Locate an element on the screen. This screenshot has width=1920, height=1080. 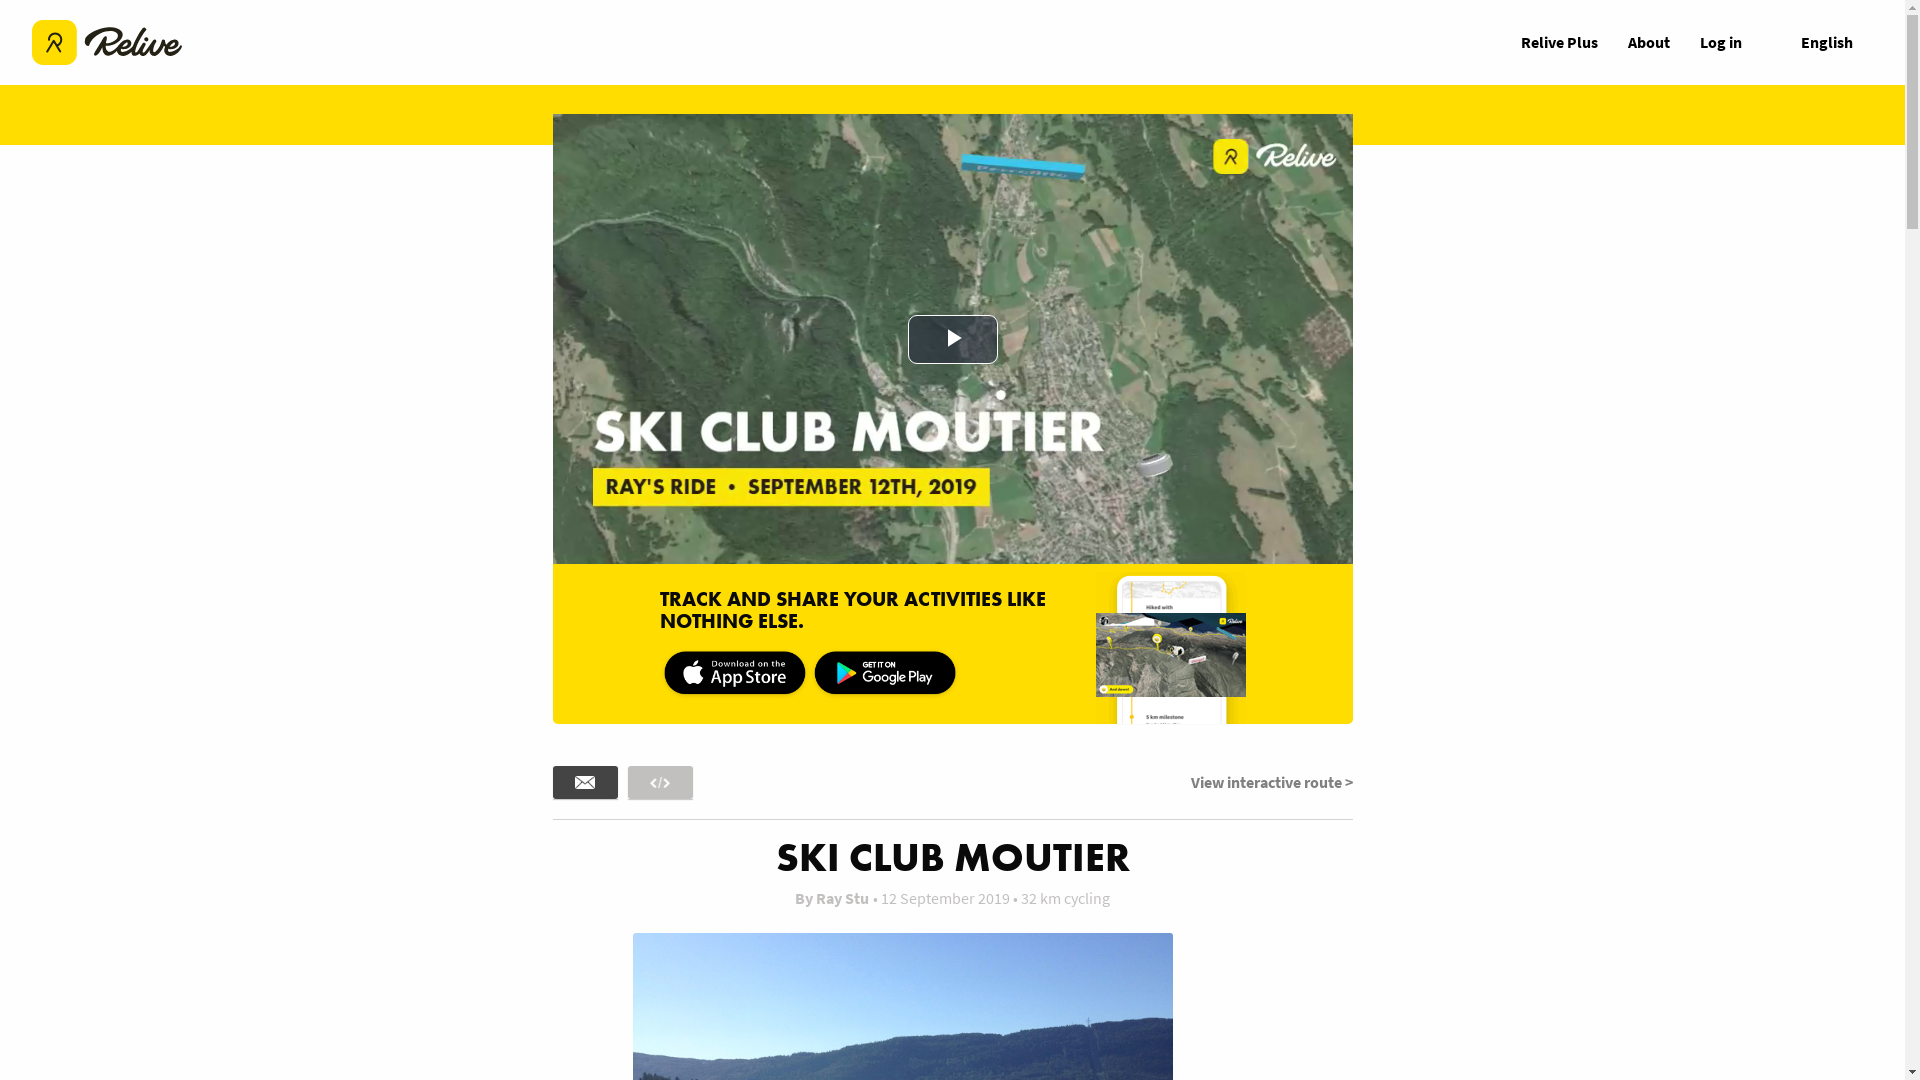
'View interactive route >' is located at coordinates (1270, 781).